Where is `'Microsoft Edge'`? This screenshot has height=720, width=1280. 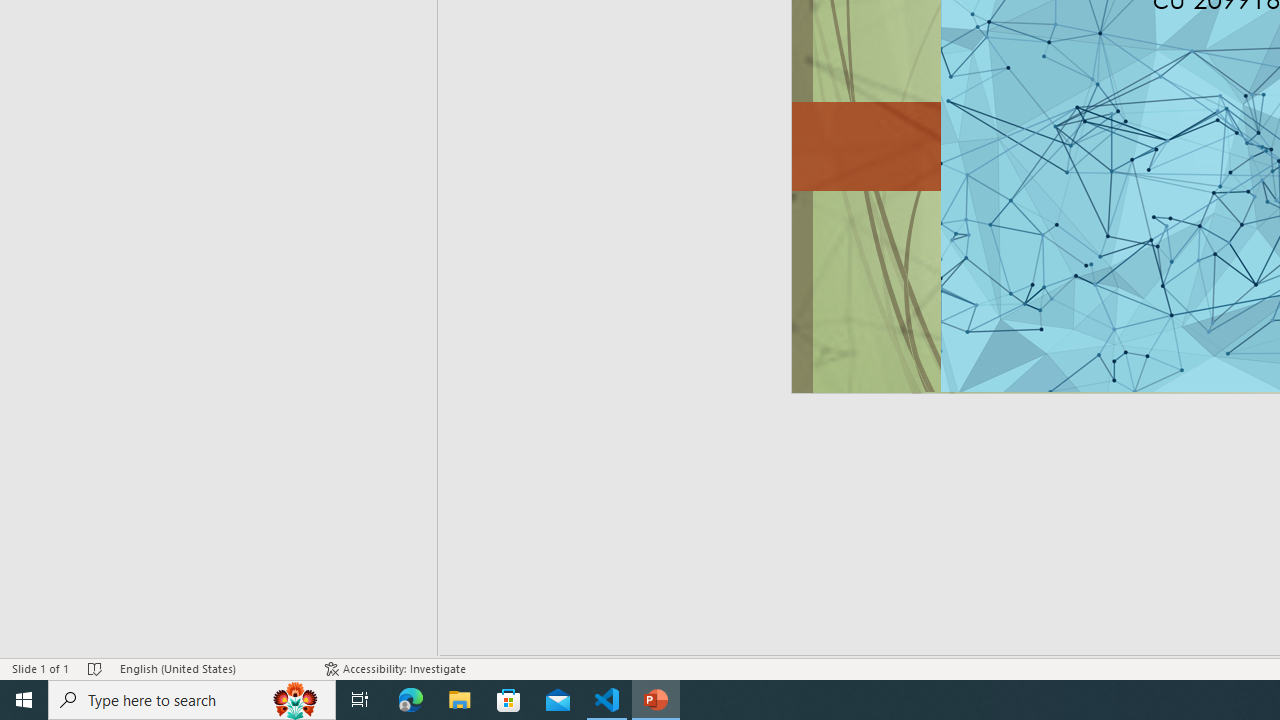
'Microsoft Edge' is located at coordinates (410, 698).